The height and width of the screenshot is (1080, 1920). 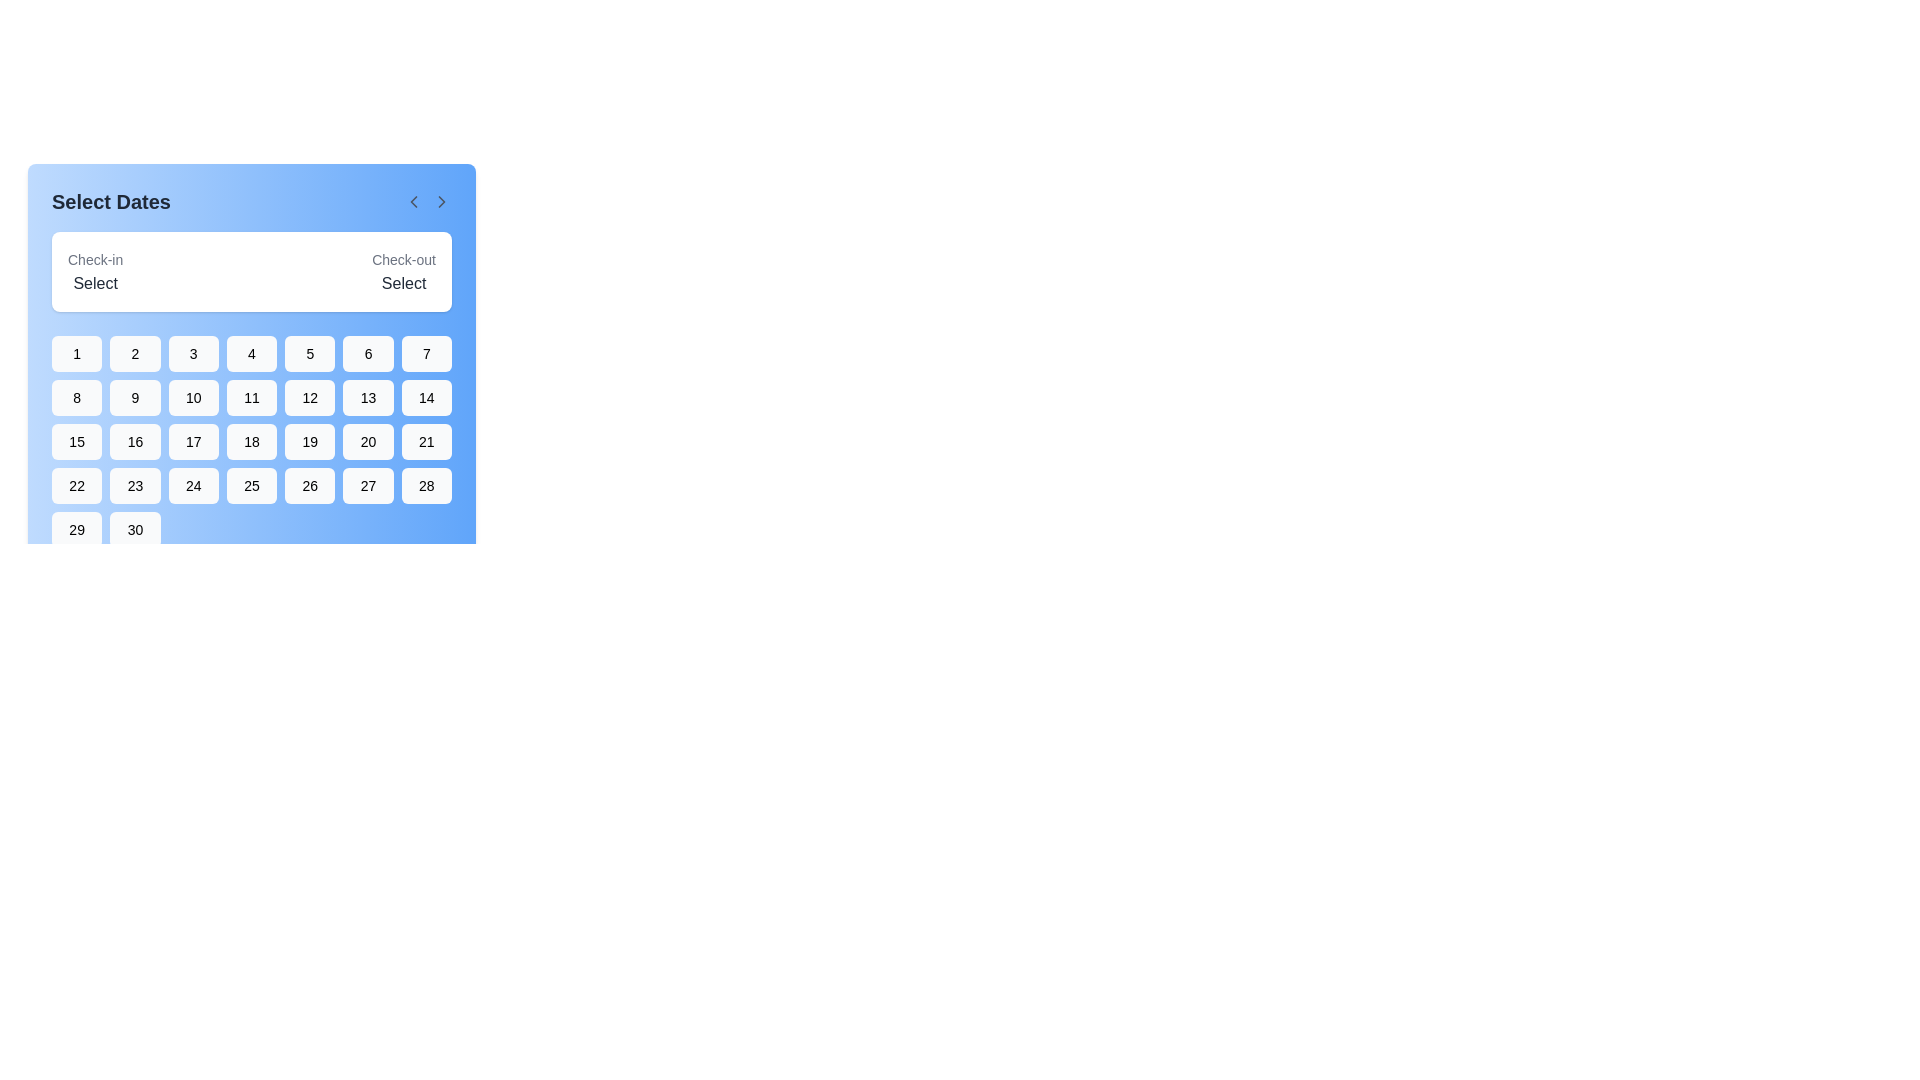 What do you see at coordinates (77, 486) in the screenshot?
I see `the button representing the date '22' in the calendar interface` at bounding box center [77, 486].